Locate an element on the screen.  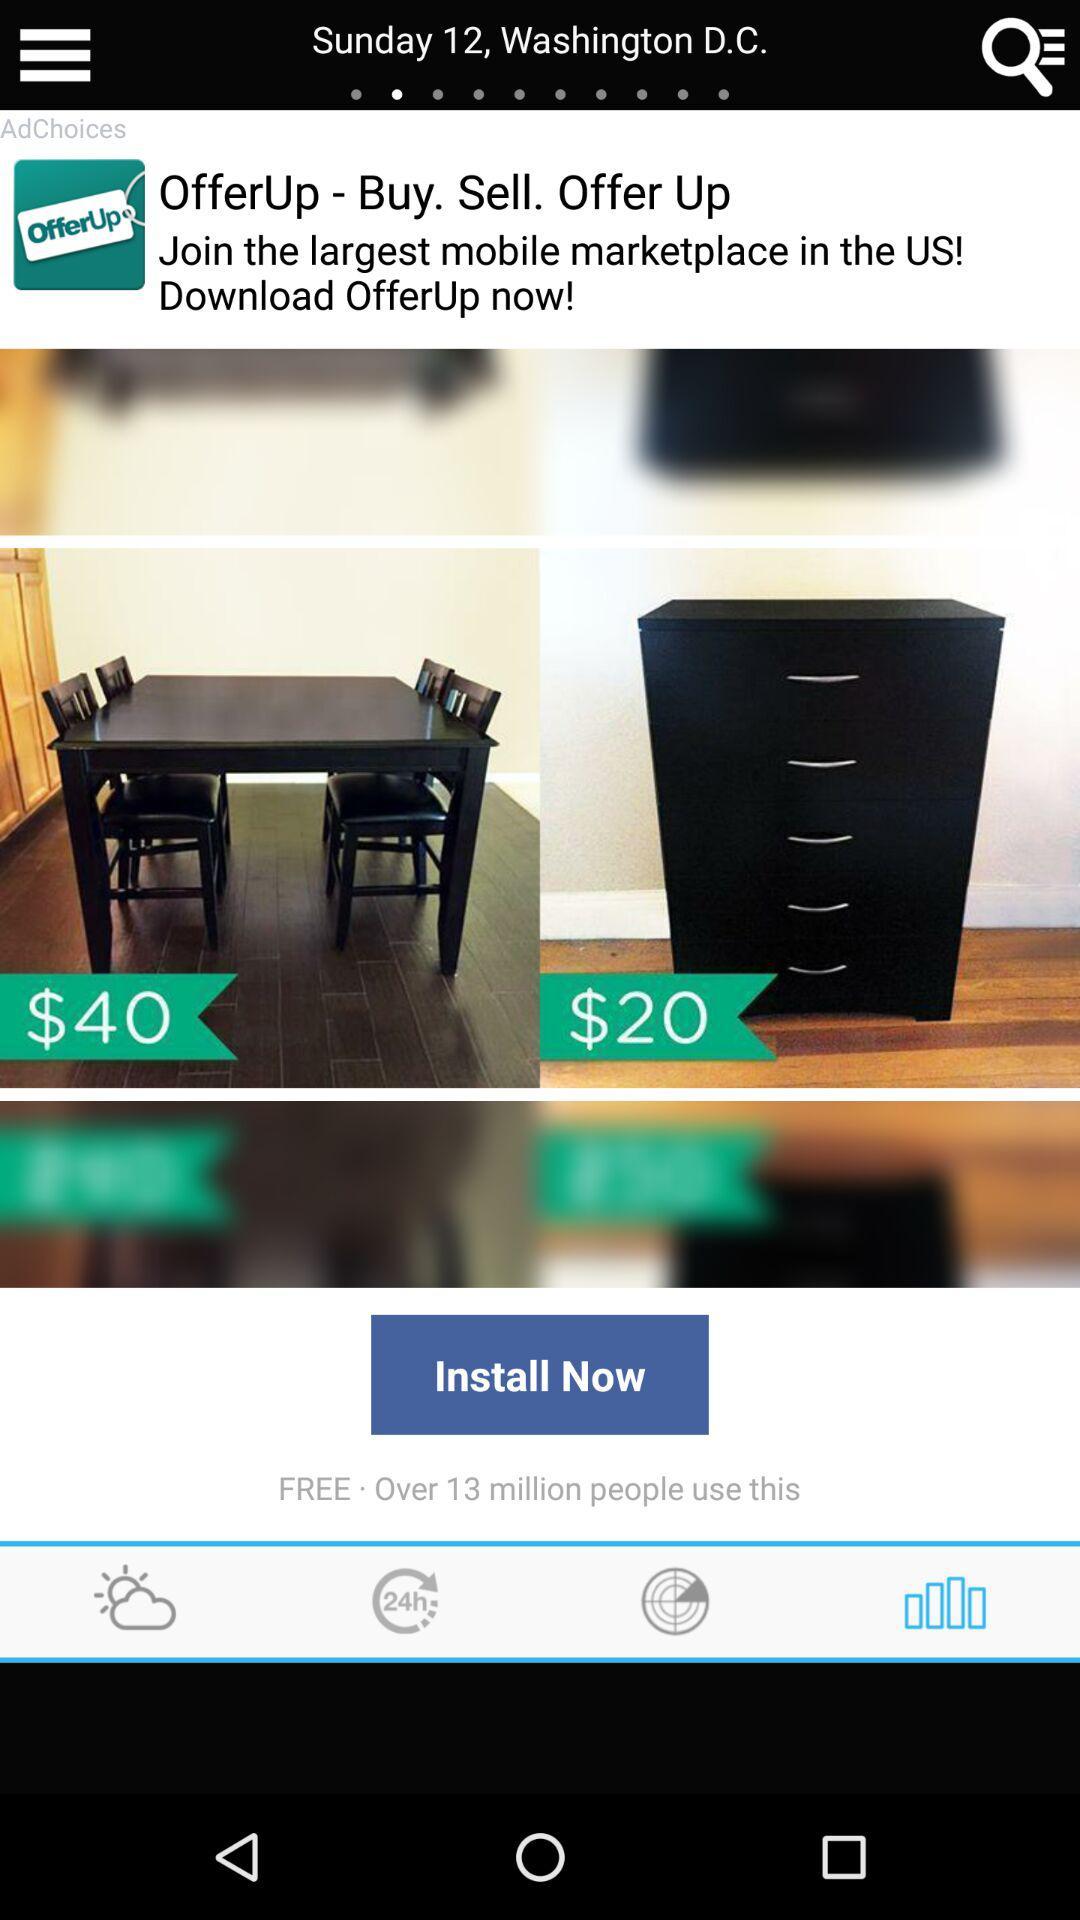
expand general options is located at coordinates (54, 55).